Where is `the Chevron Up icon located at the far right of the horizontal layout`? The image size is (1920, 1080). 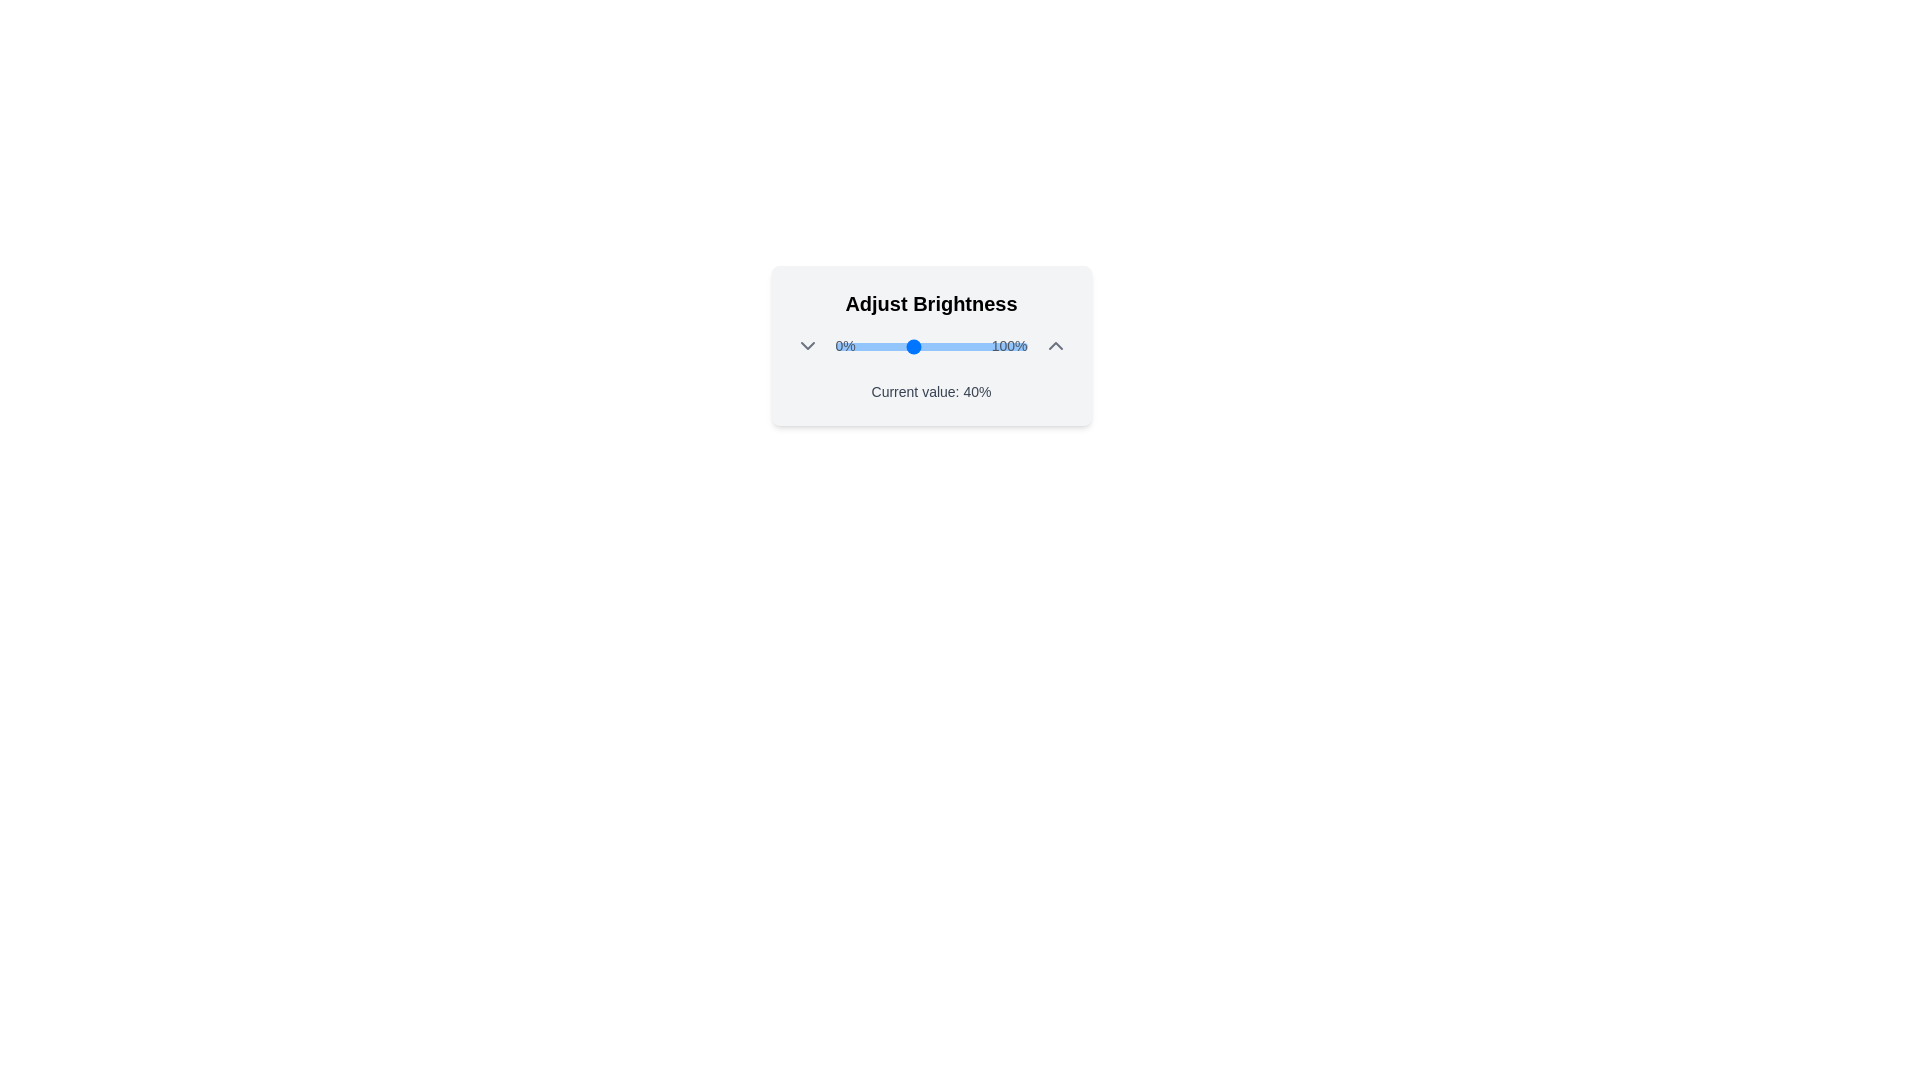
the Chevron Up icon located at the far right of the horizontal layout is located at coordinates (1054, 345).